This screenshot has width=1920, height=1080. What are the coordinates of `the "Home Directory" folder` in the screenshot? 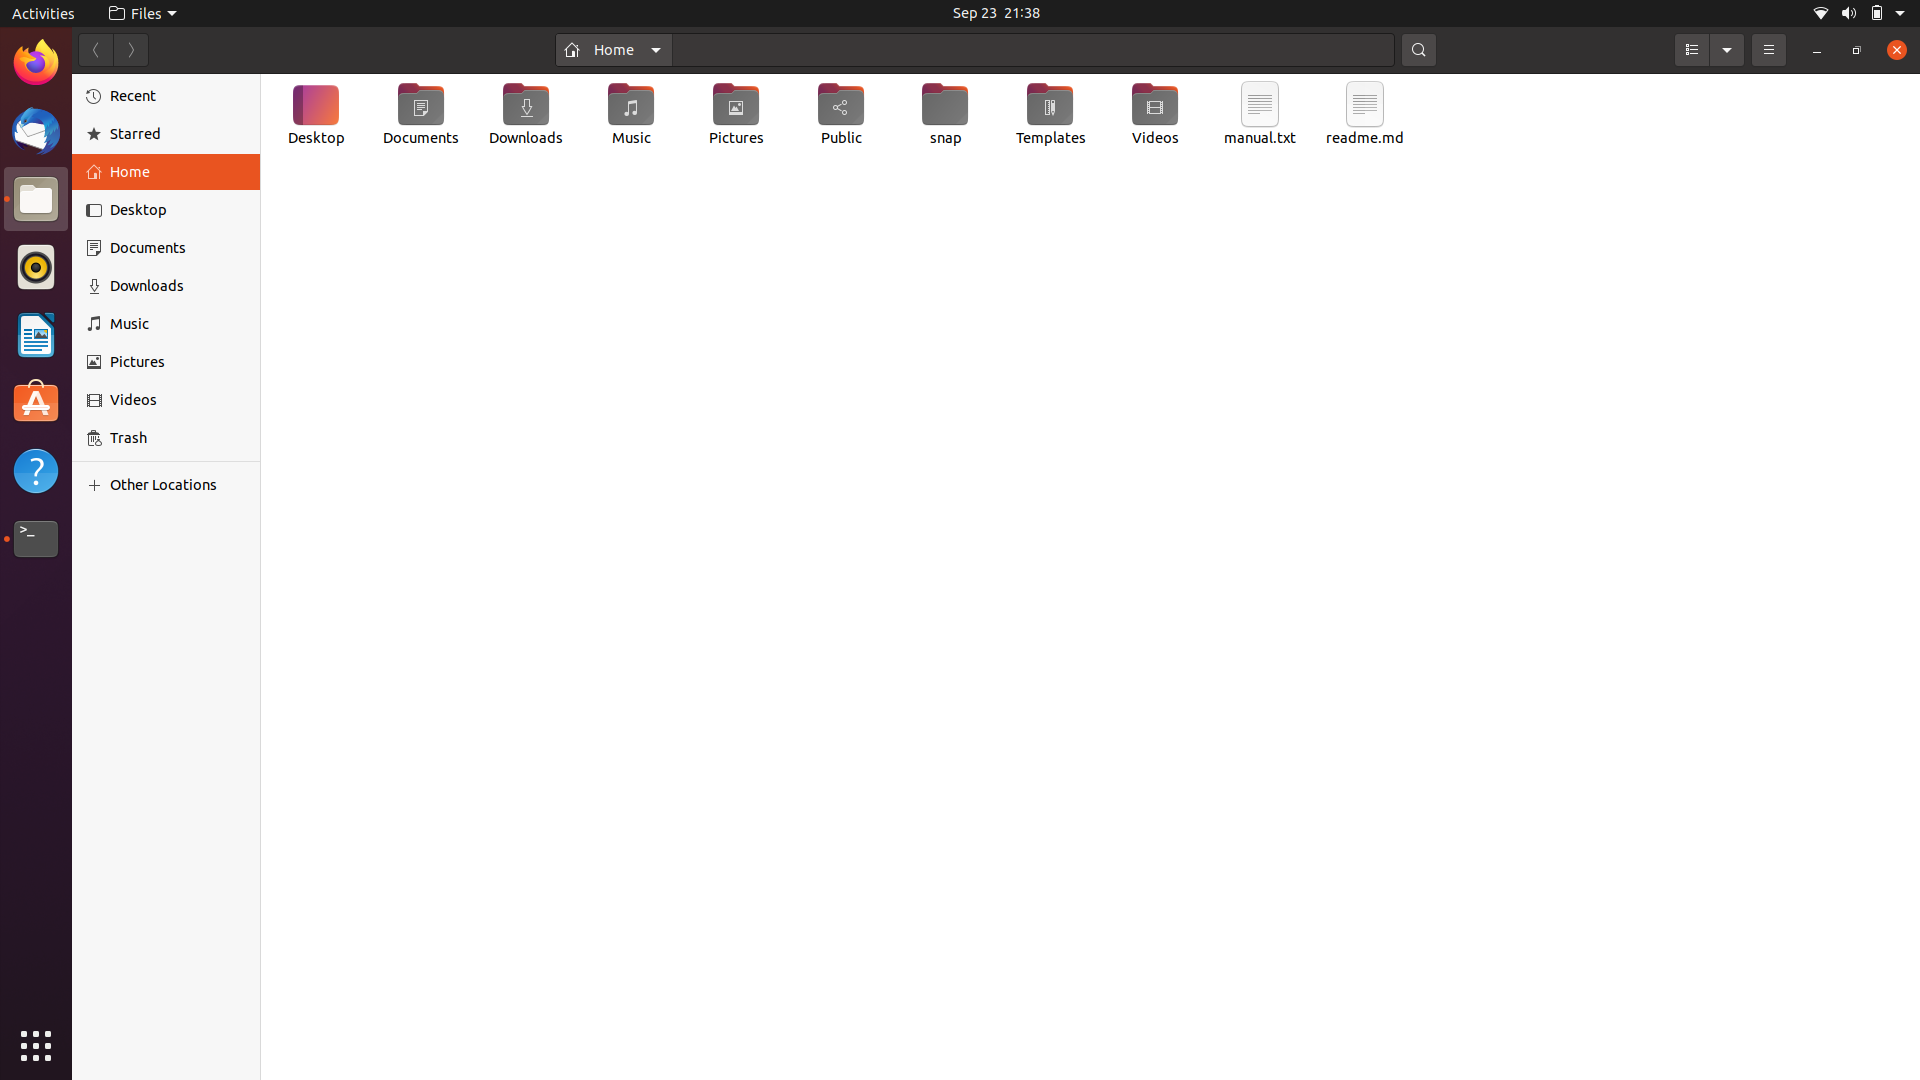 It's located at (612, 48).